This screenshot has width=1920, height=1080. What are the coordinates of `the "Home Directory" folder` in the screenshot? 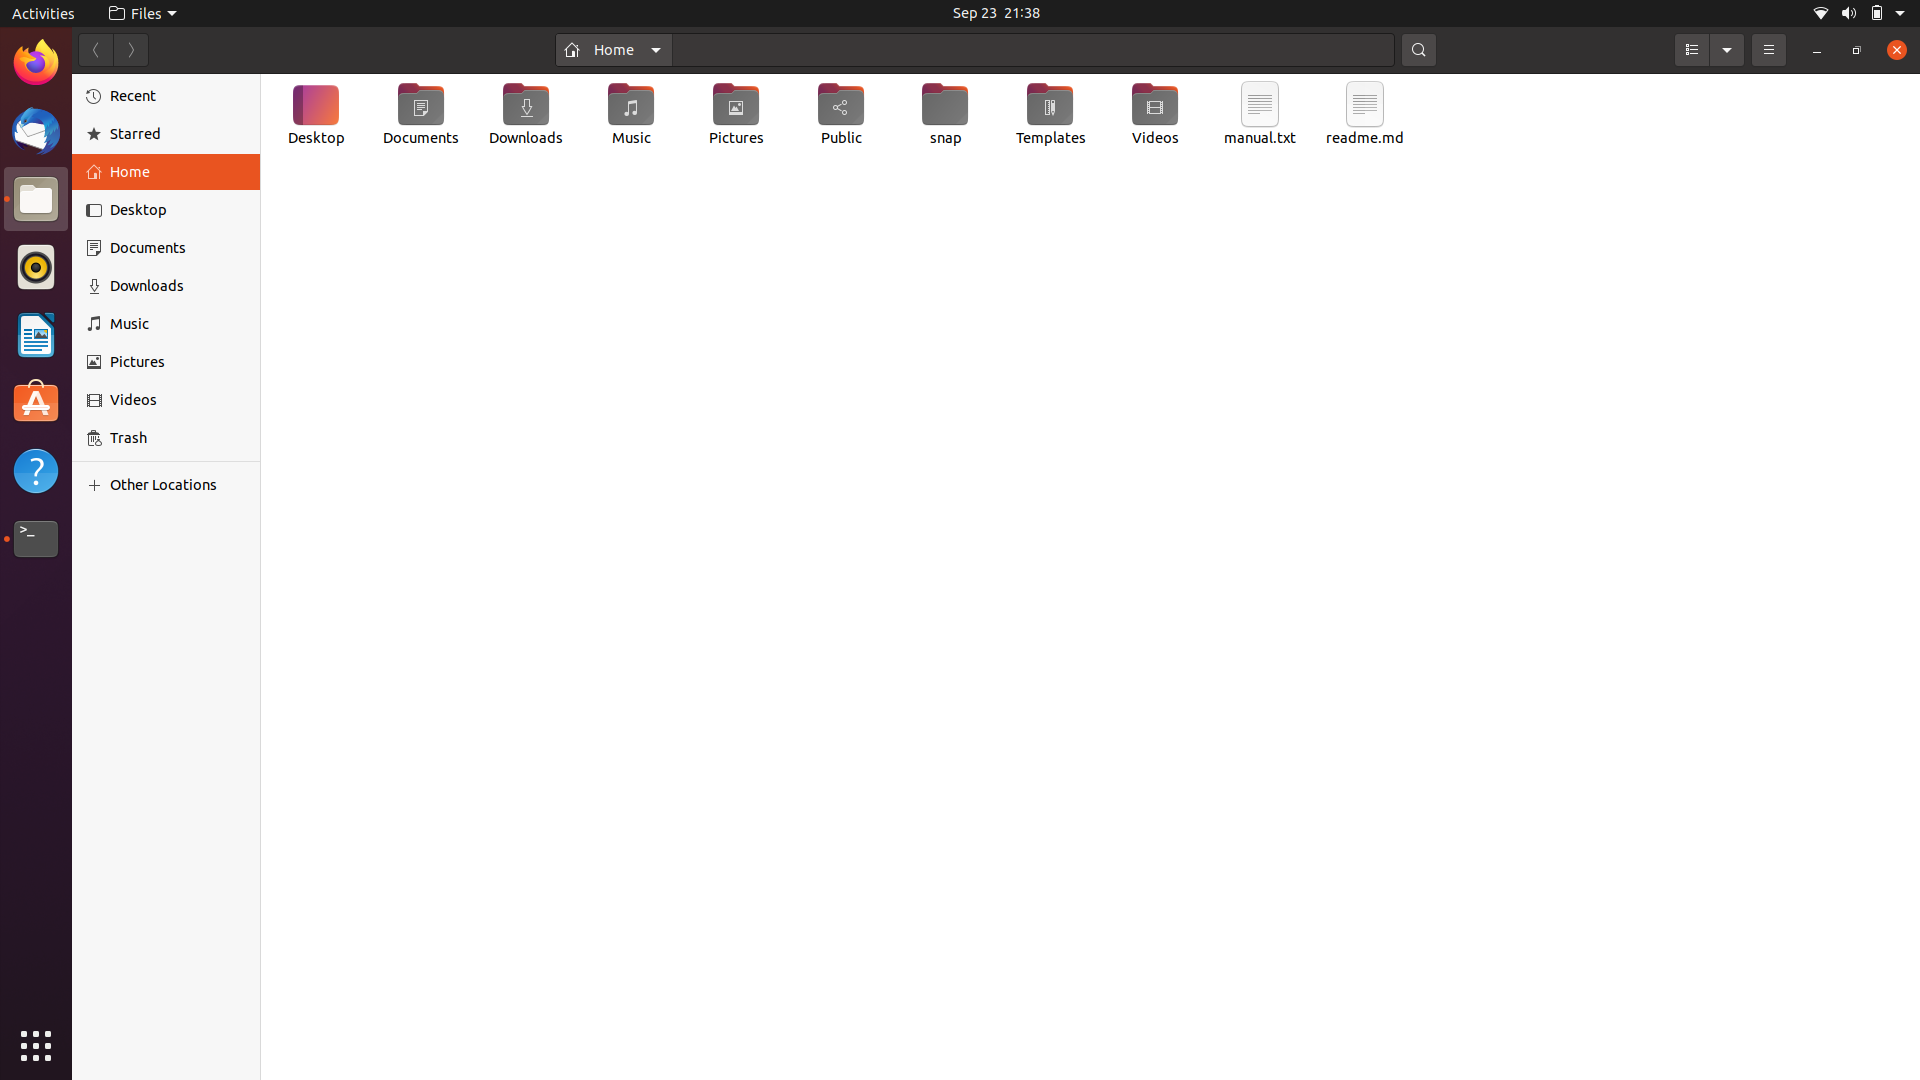 It's located at (612, 48).